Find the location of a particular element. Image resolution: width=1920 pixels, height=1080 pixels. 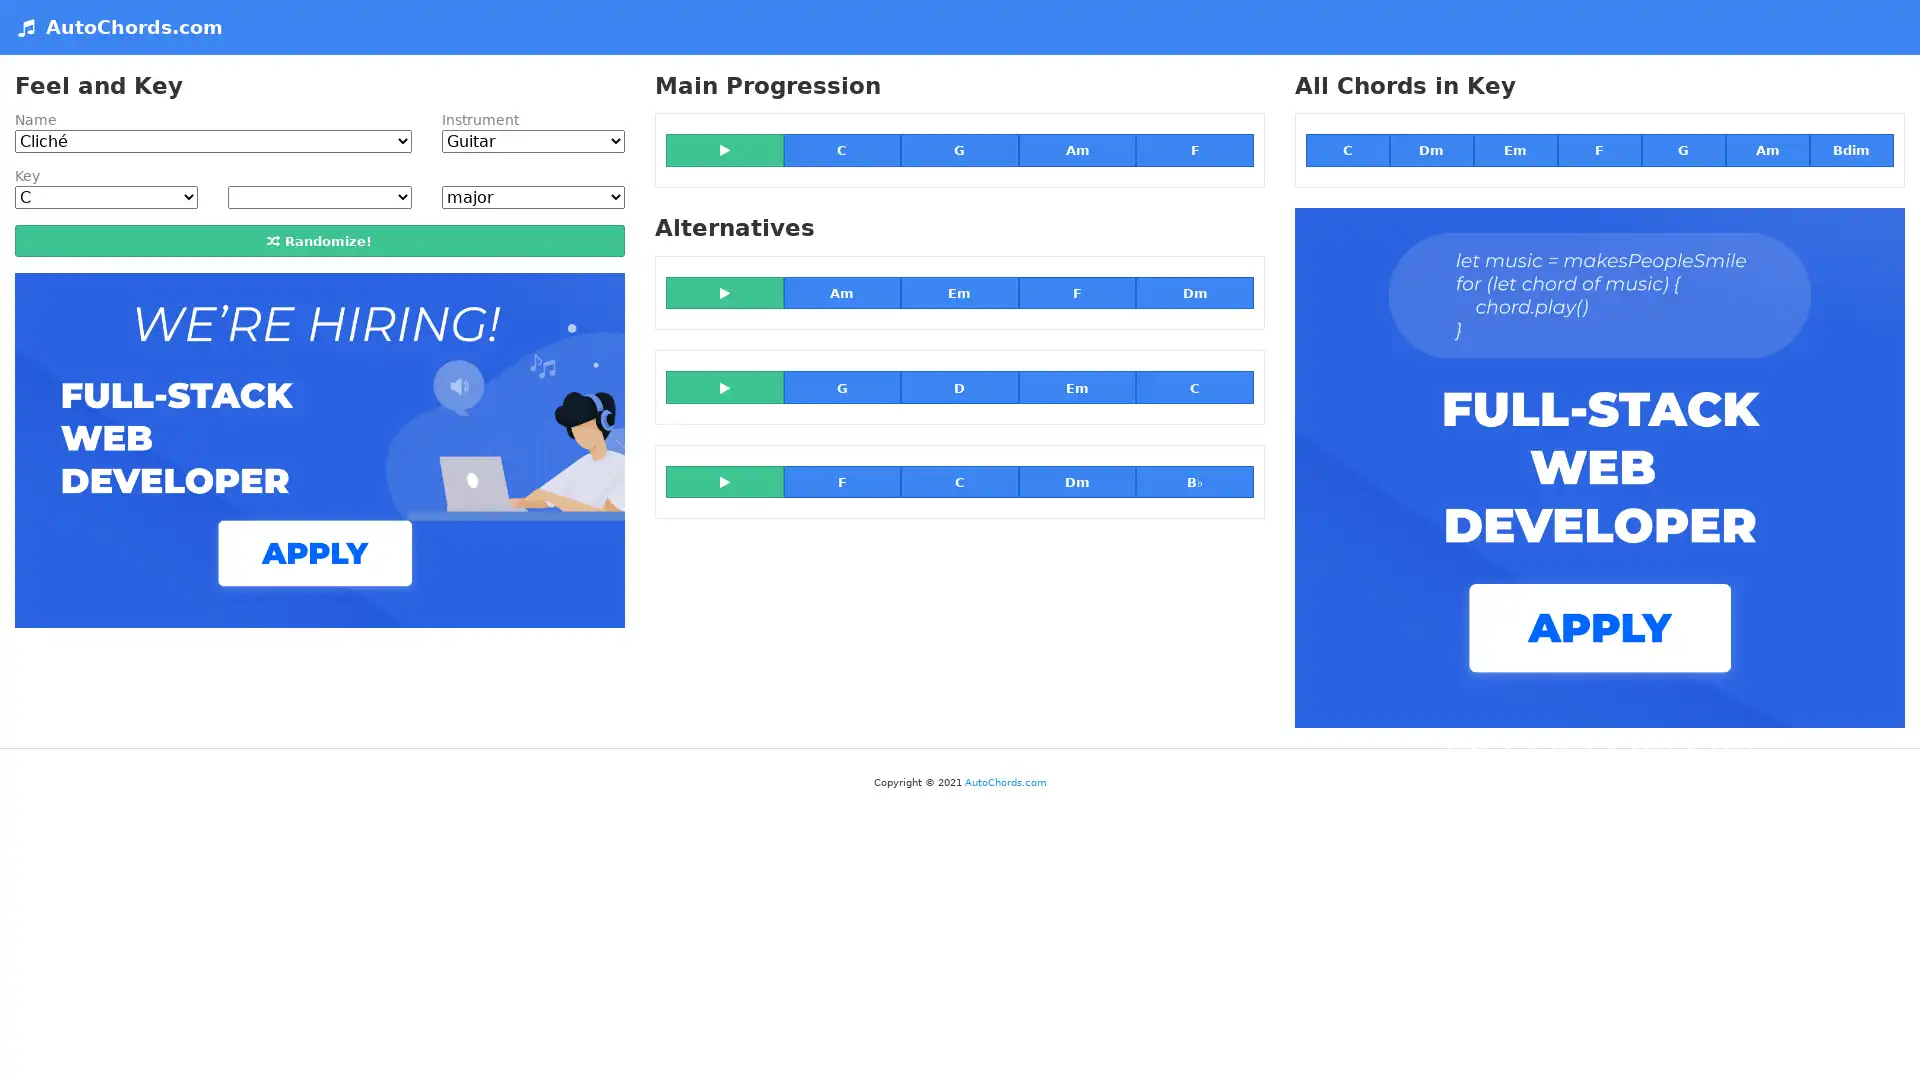

C is located at coordinates (958, 481).